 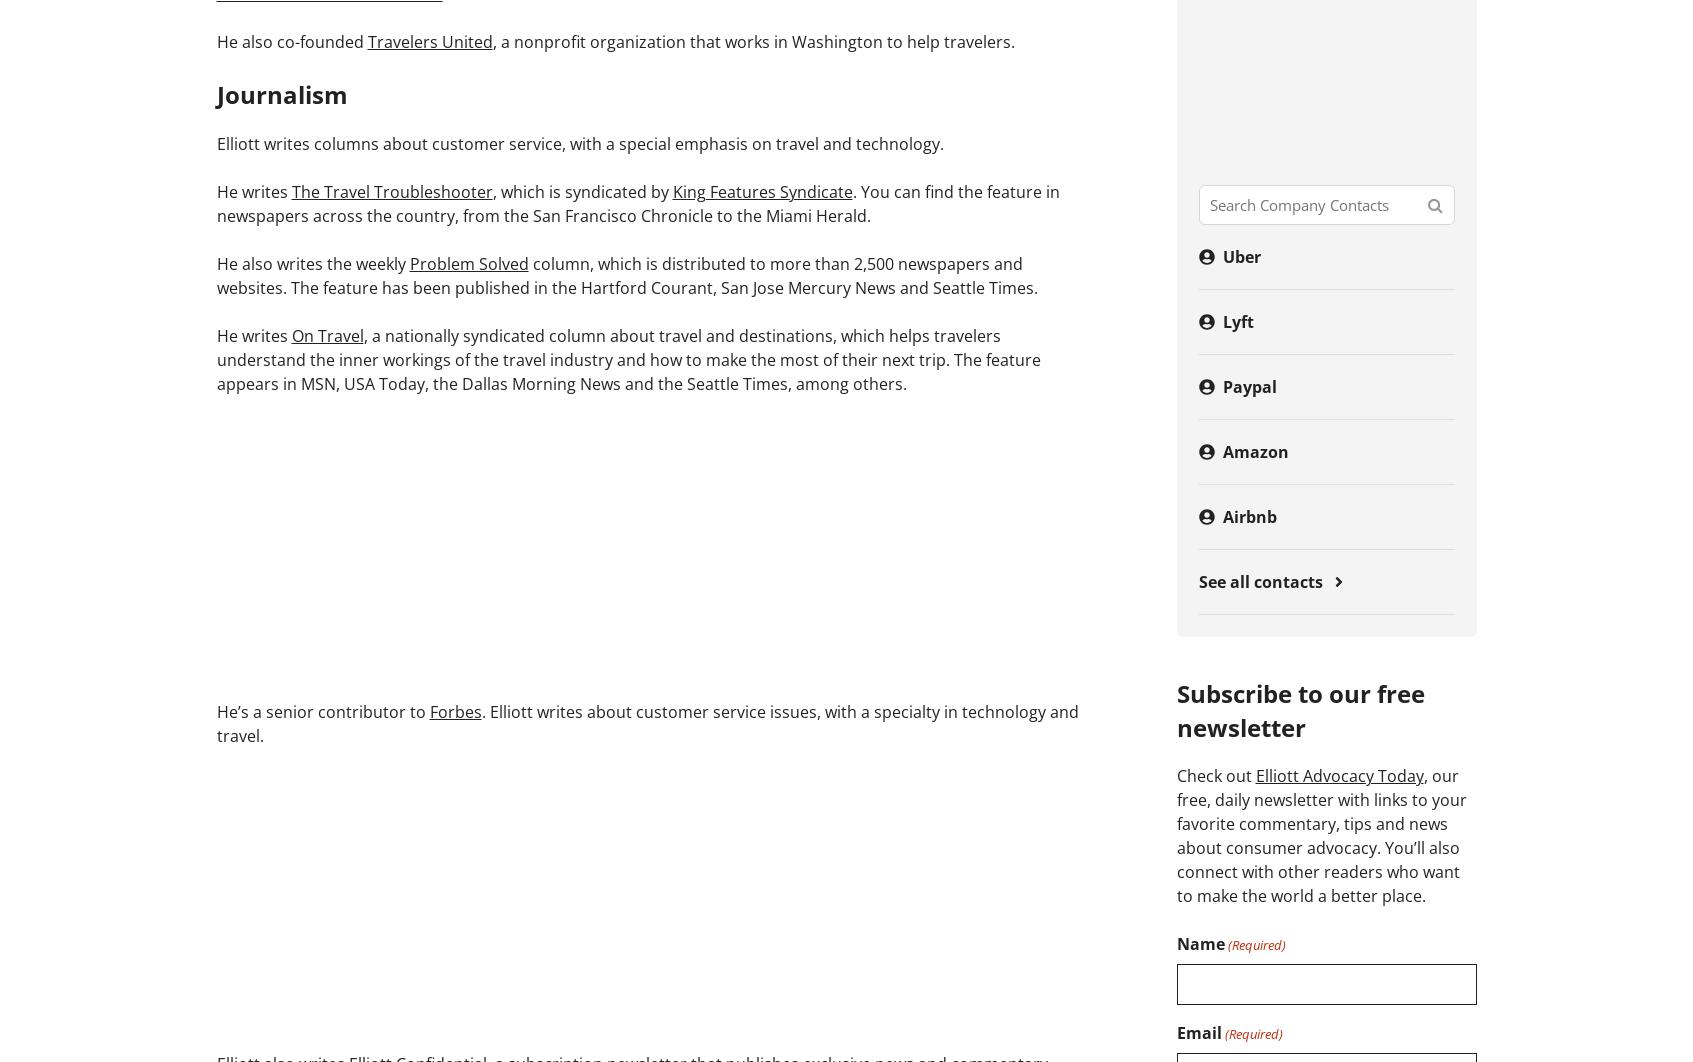 I want to click on 'Problem Solved', so click(x=468, y=262).